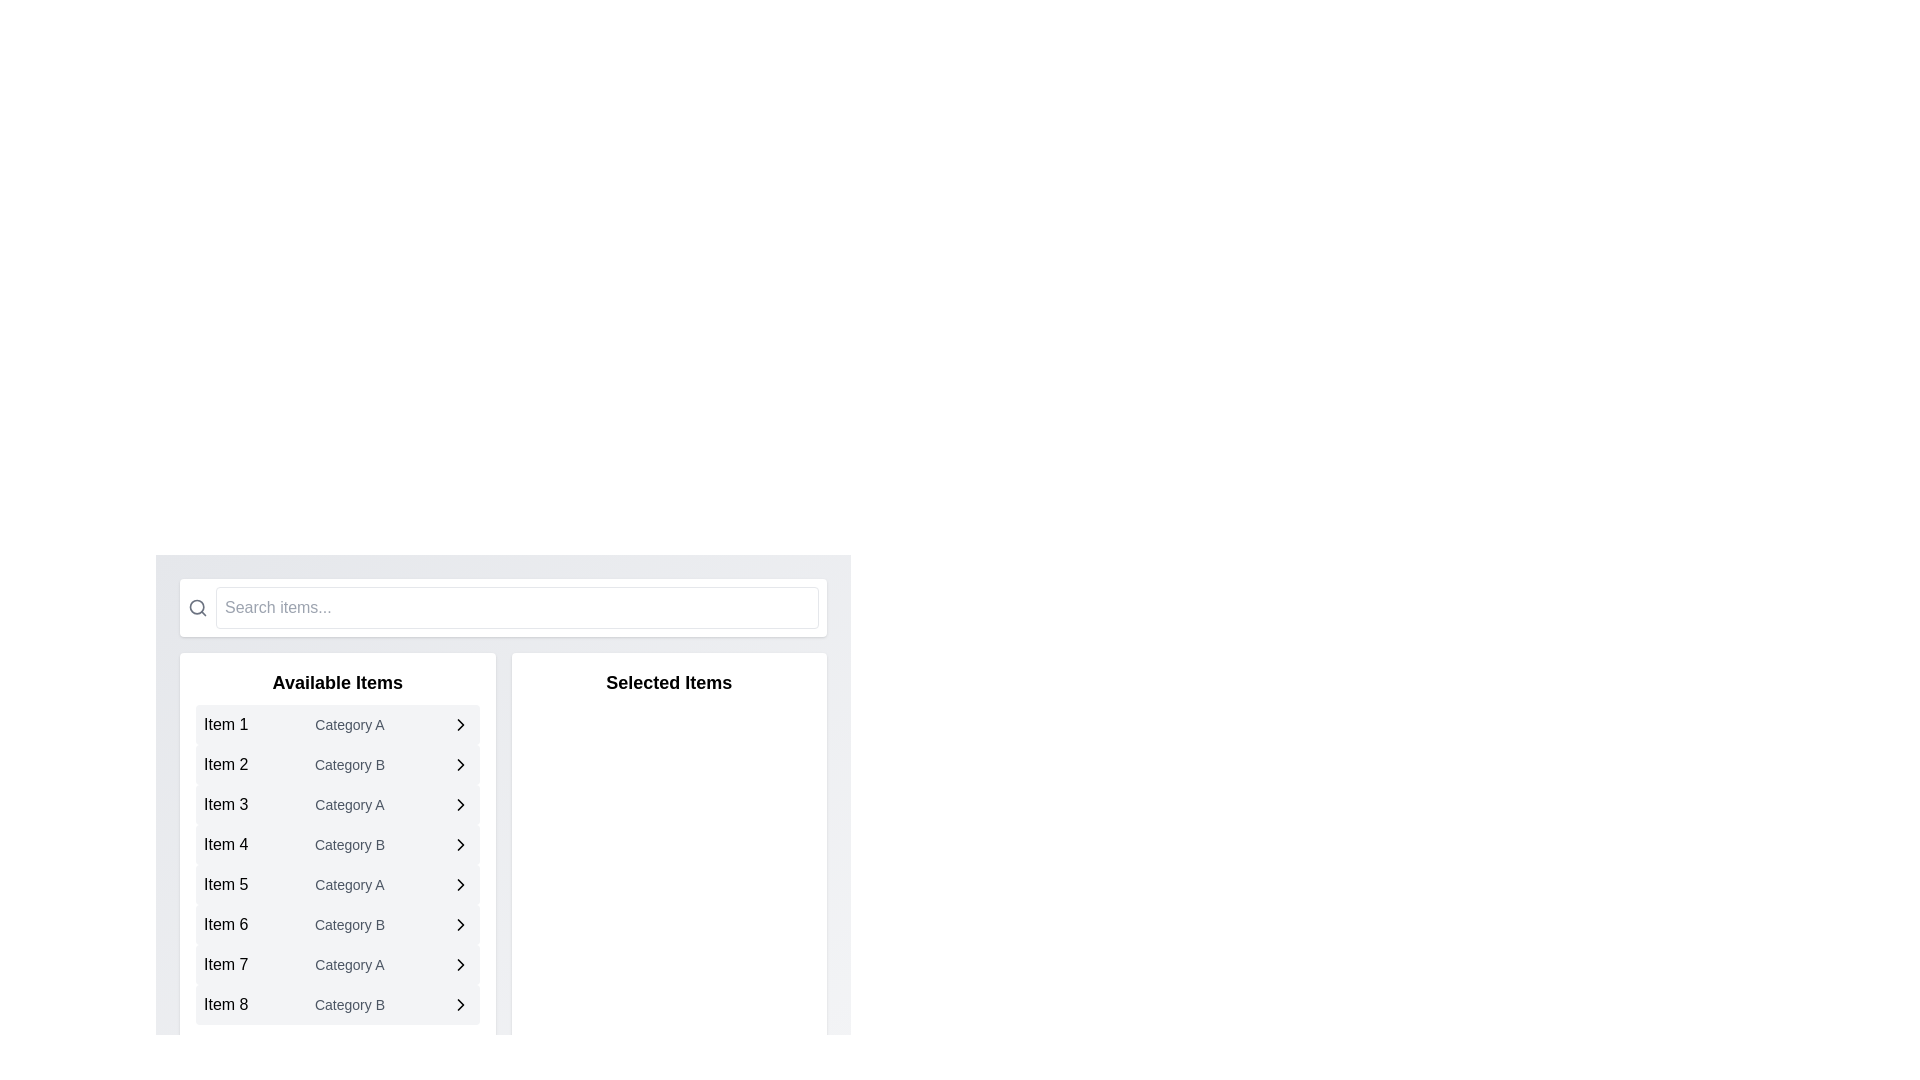  I want to click on the List item labeled 'Item 5' under 'Available Items', so click(337, 863).